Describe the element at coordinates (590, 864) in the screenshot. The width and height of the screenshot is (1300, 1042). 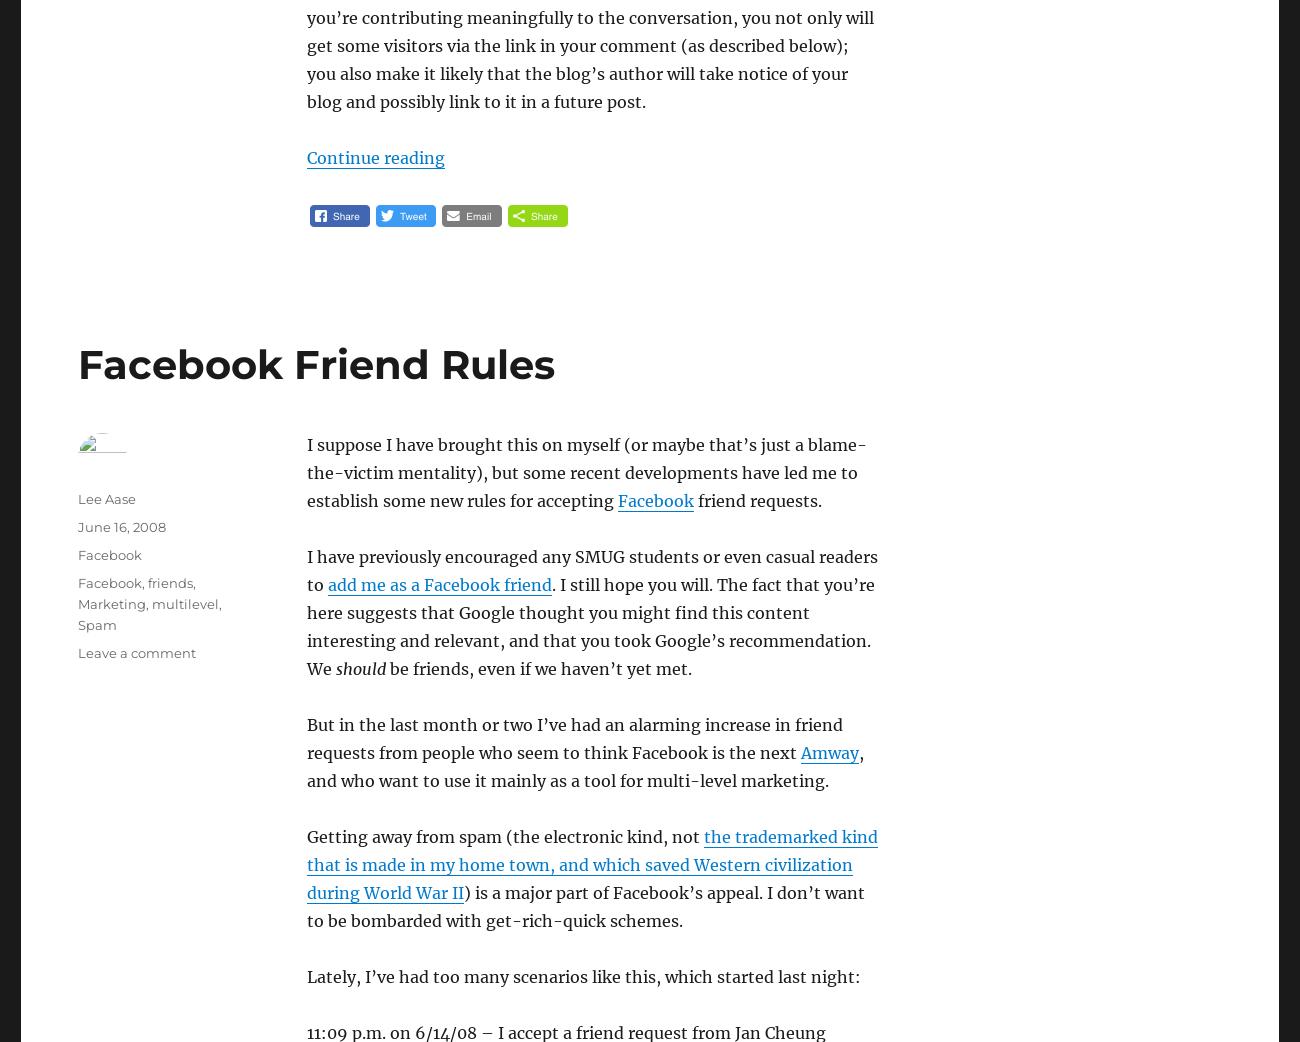
I see `'the trademarked kind that is made in my home town, and which saved Western civilization during World War II'` at that location.